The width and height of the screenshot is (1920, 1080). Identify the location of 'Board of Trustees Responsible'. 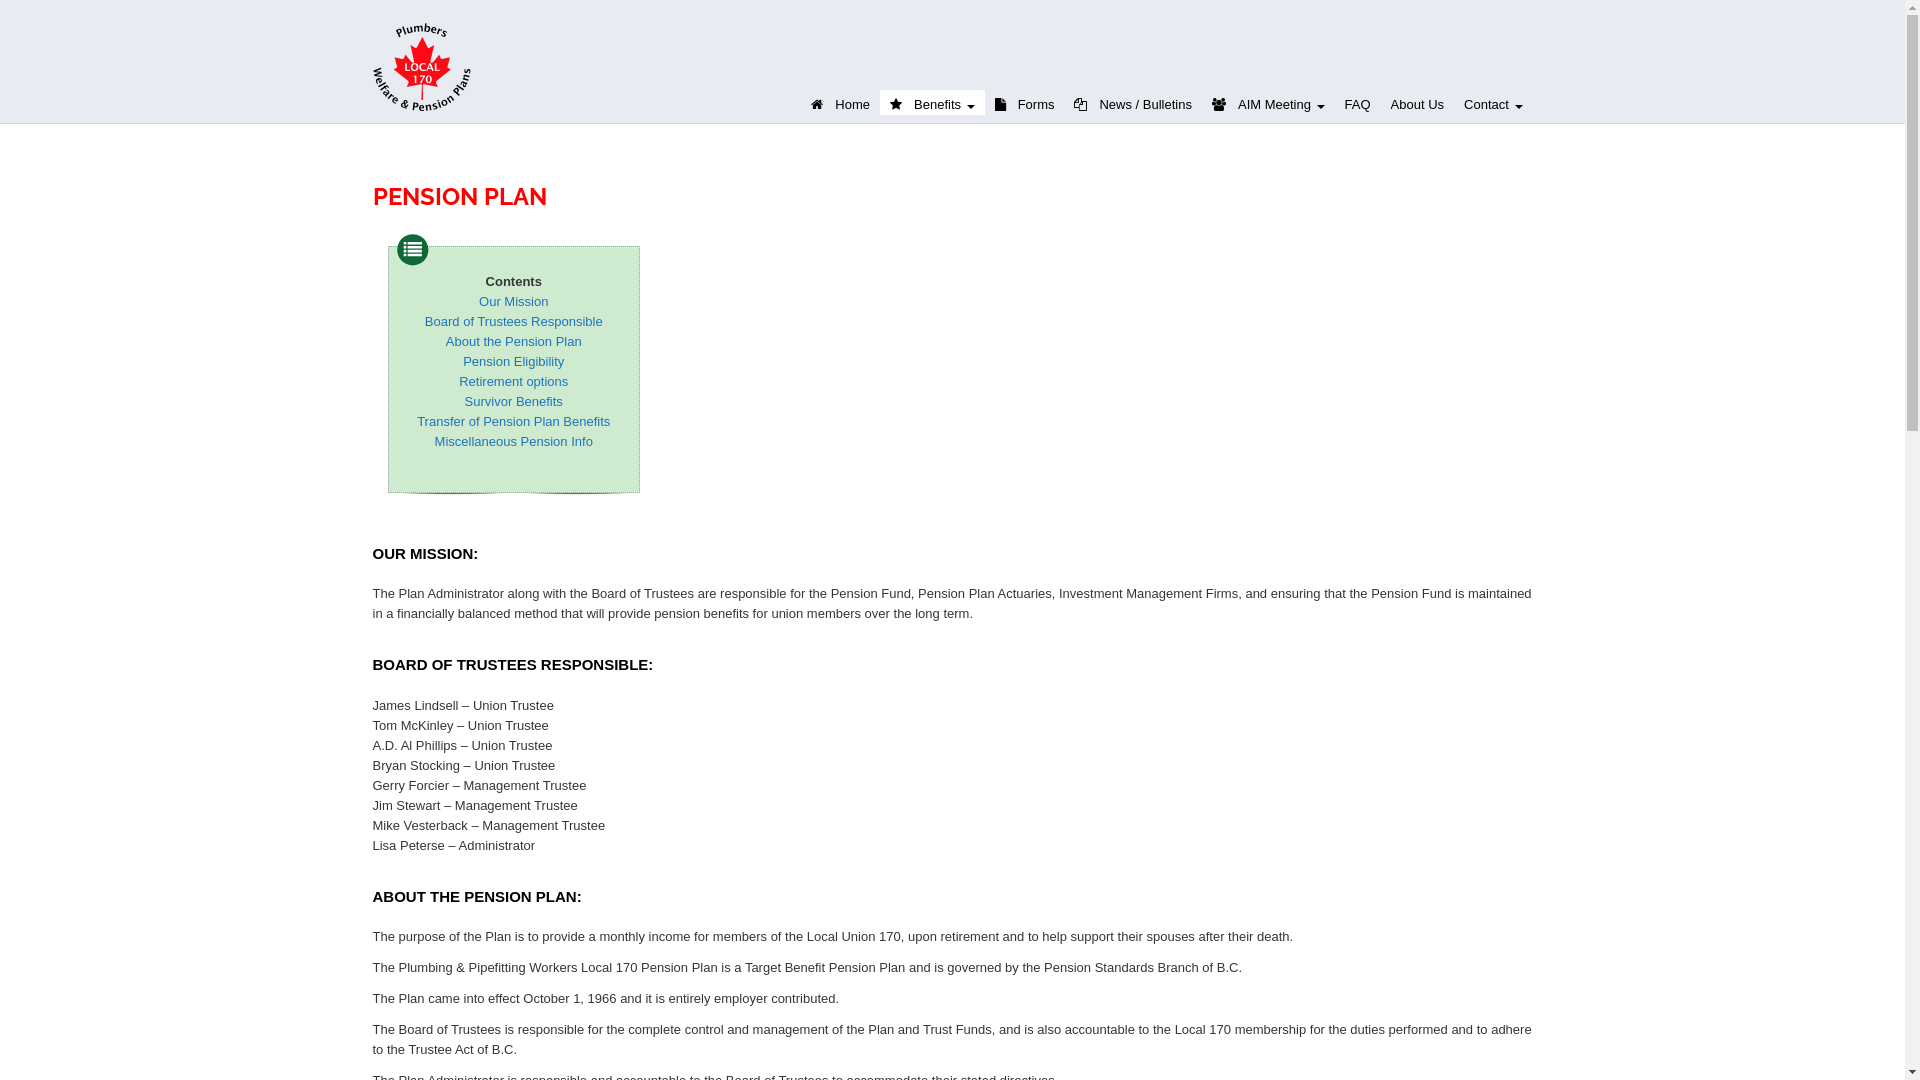
(513, 320).